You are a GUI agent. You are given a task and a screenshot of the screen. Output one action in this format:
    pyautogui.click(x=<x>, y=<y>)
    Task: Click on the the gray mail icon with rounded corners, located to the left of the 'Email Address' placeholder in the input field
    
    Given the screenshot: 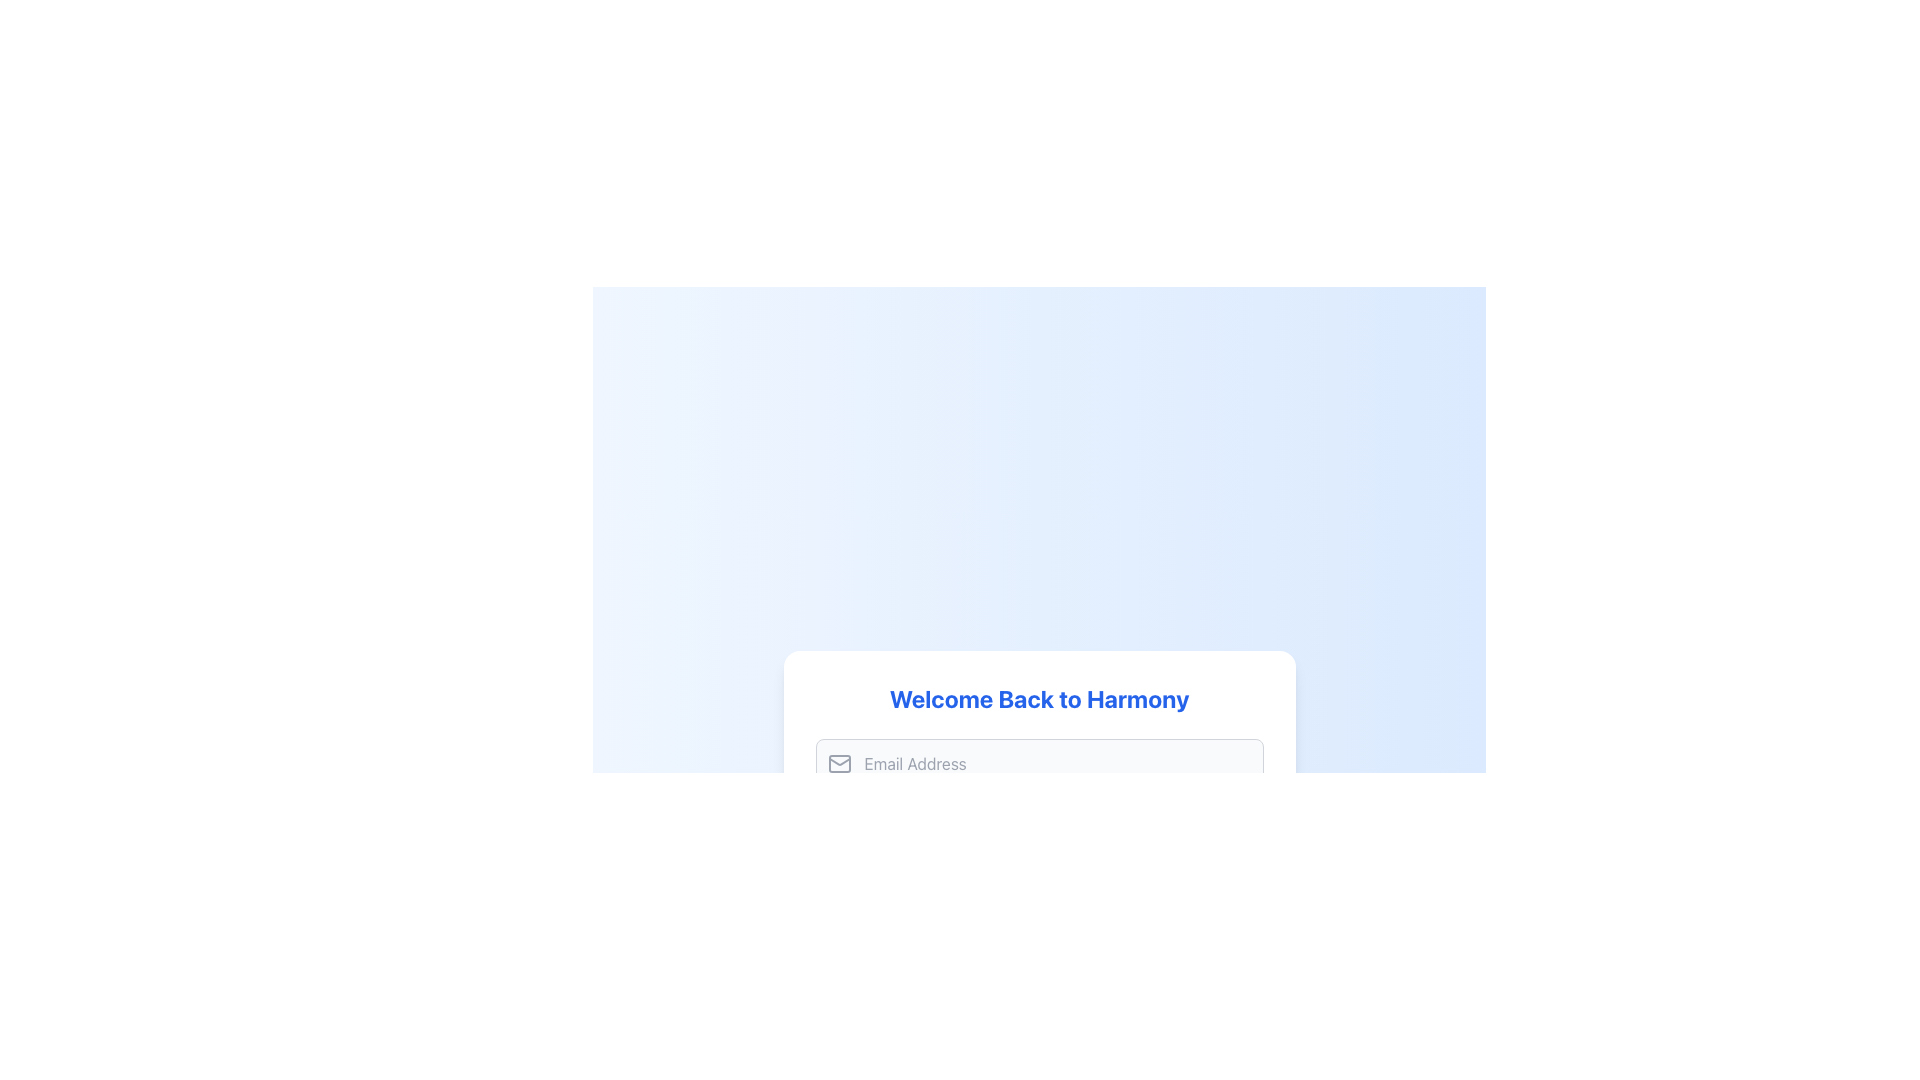 What is the action you would take?
    pyautogui.click(x=839, y=763)
    